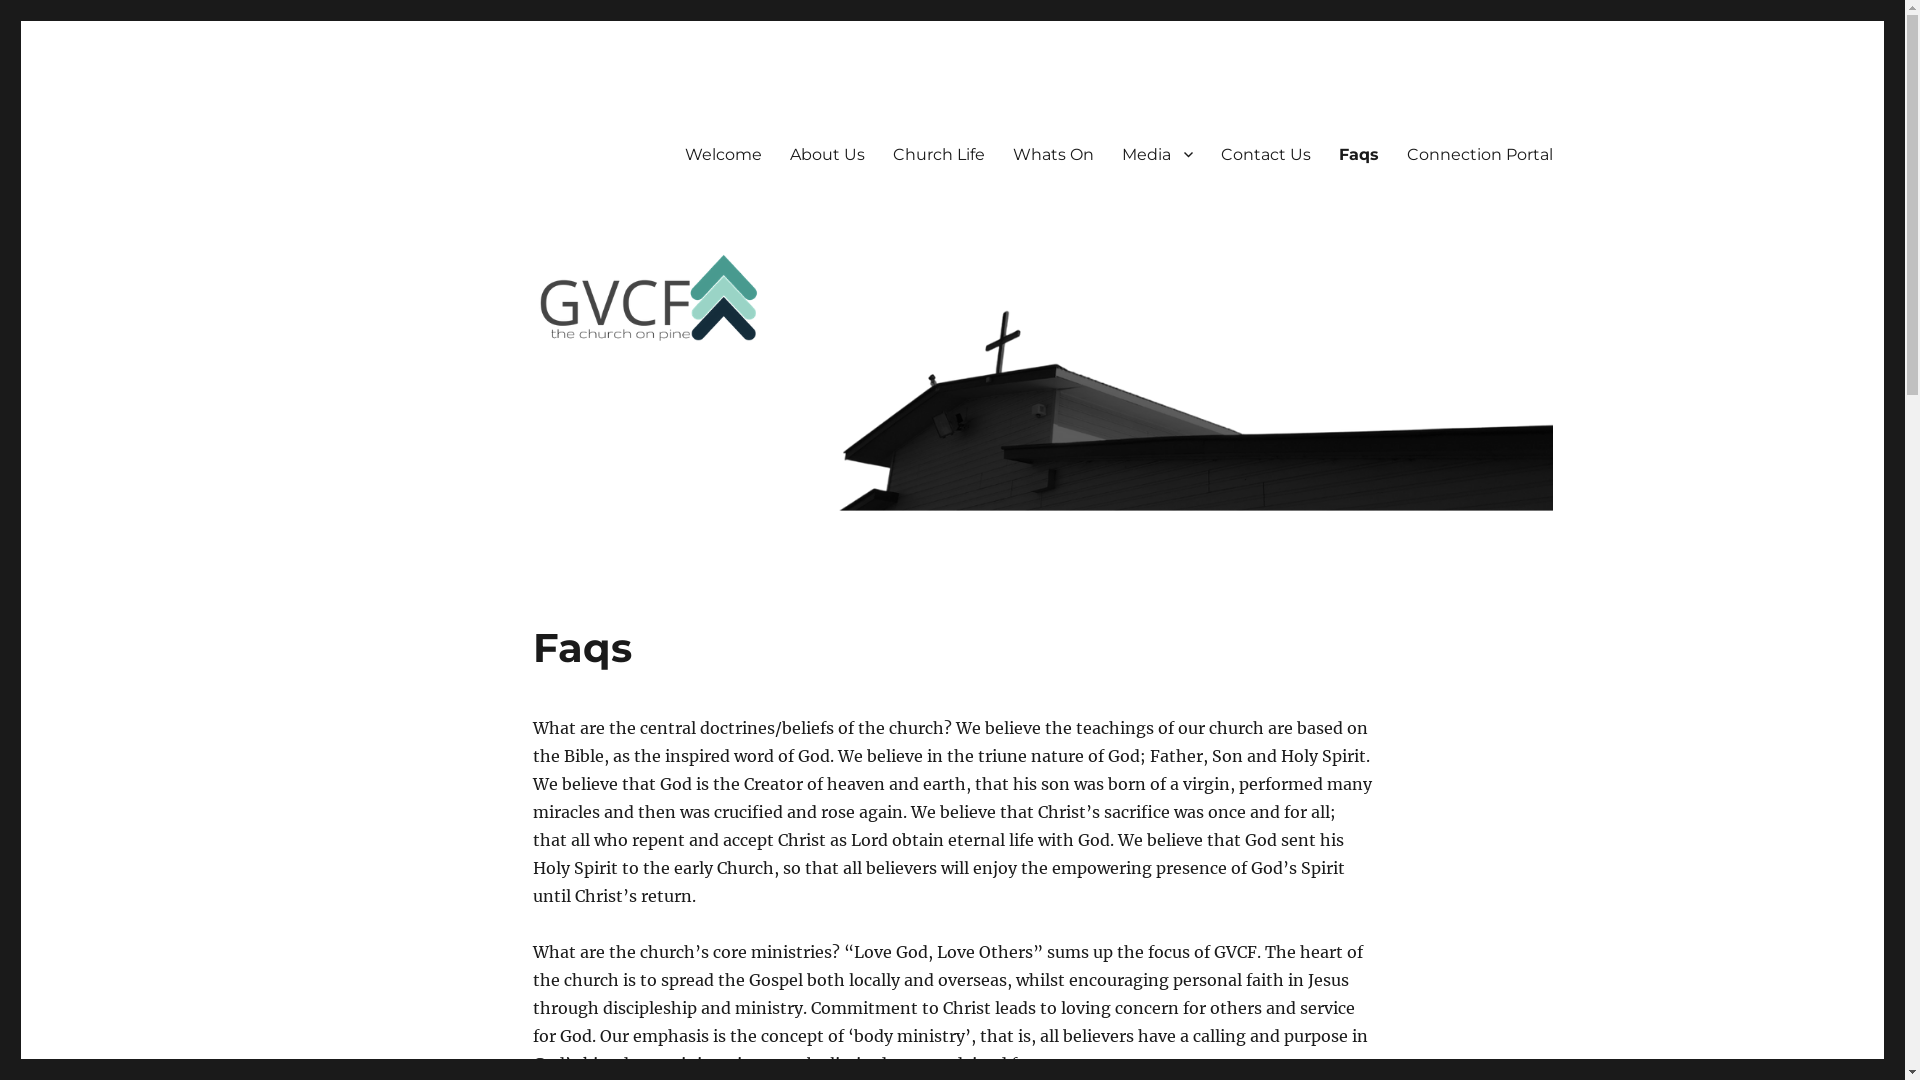 The height and width of the screenshot is (1080, 1920). I want to click on 'Faqs', so click(1358, 153).